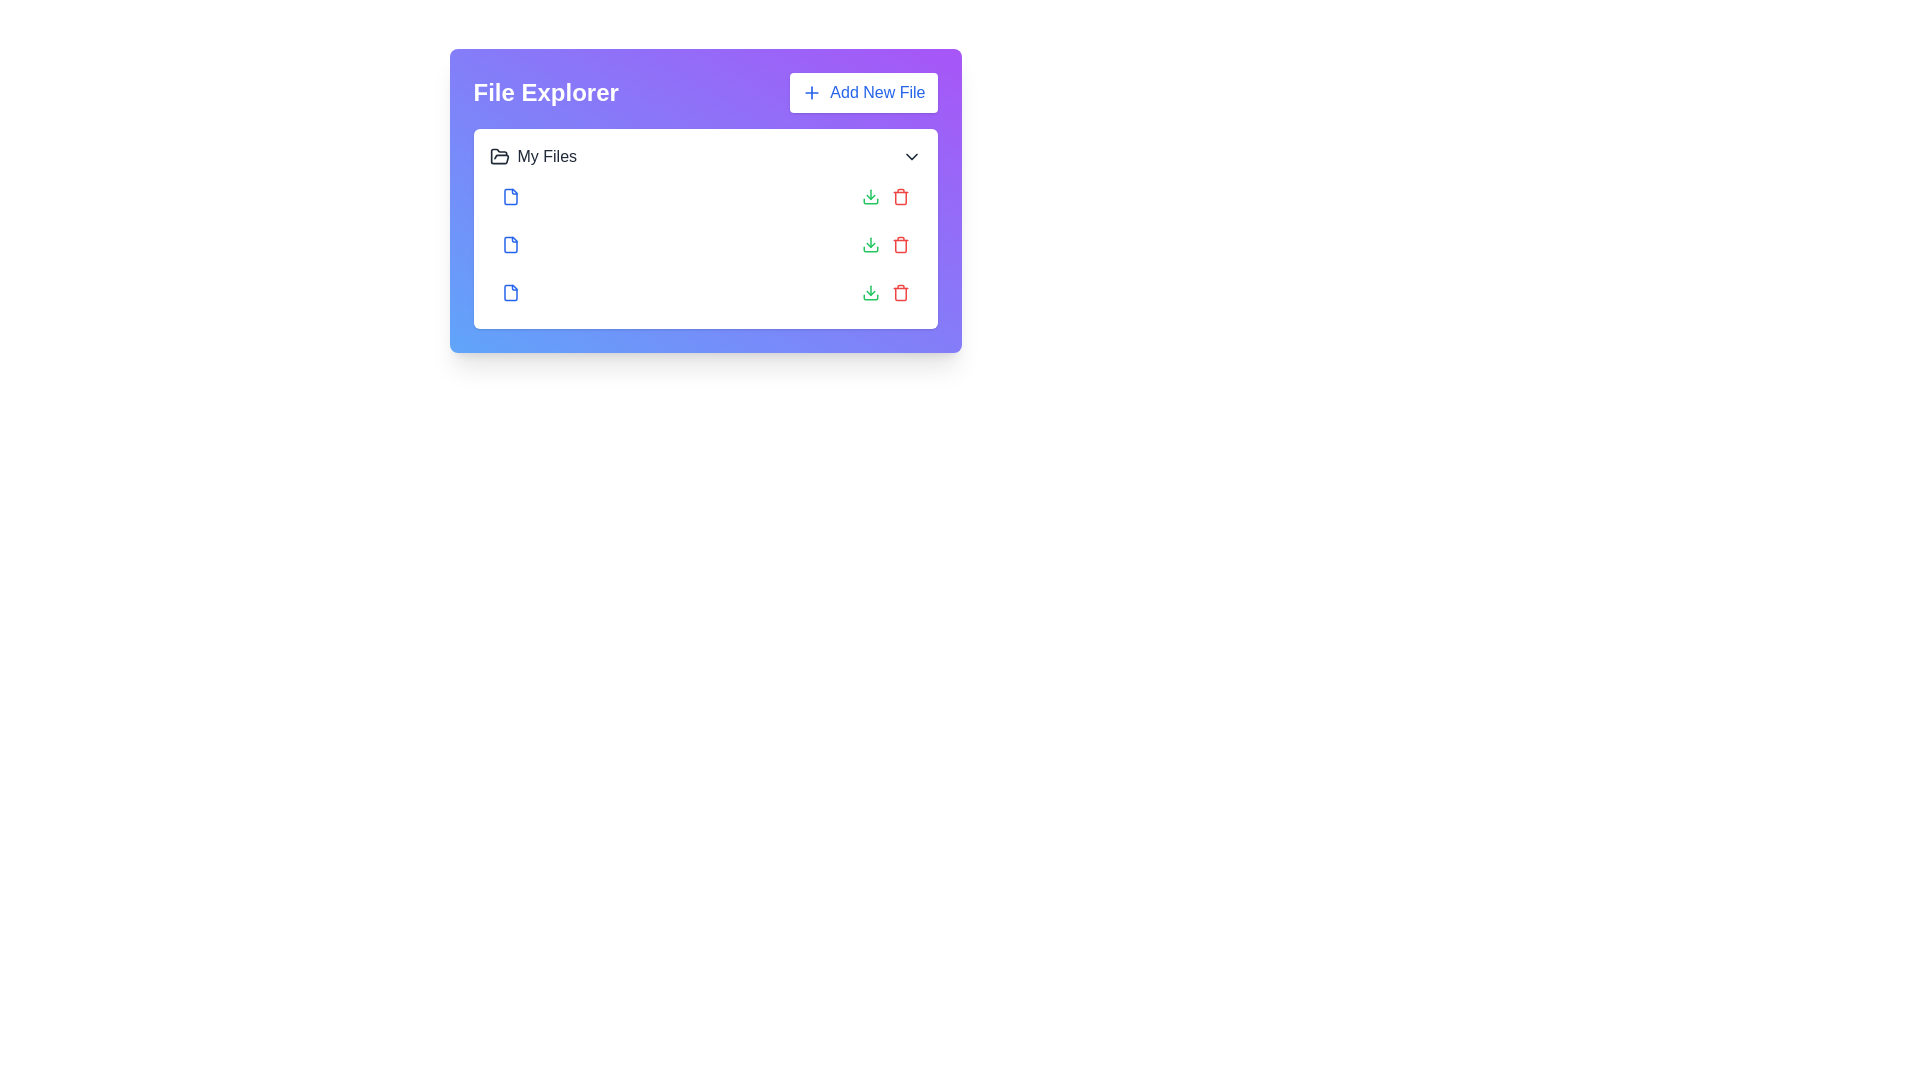  Describe the element at coordinates (499, 156) in the screenshot. I see `the open folder icon located in the 'My Files' section, positioned to the left of the 'My Files' text` at that location.